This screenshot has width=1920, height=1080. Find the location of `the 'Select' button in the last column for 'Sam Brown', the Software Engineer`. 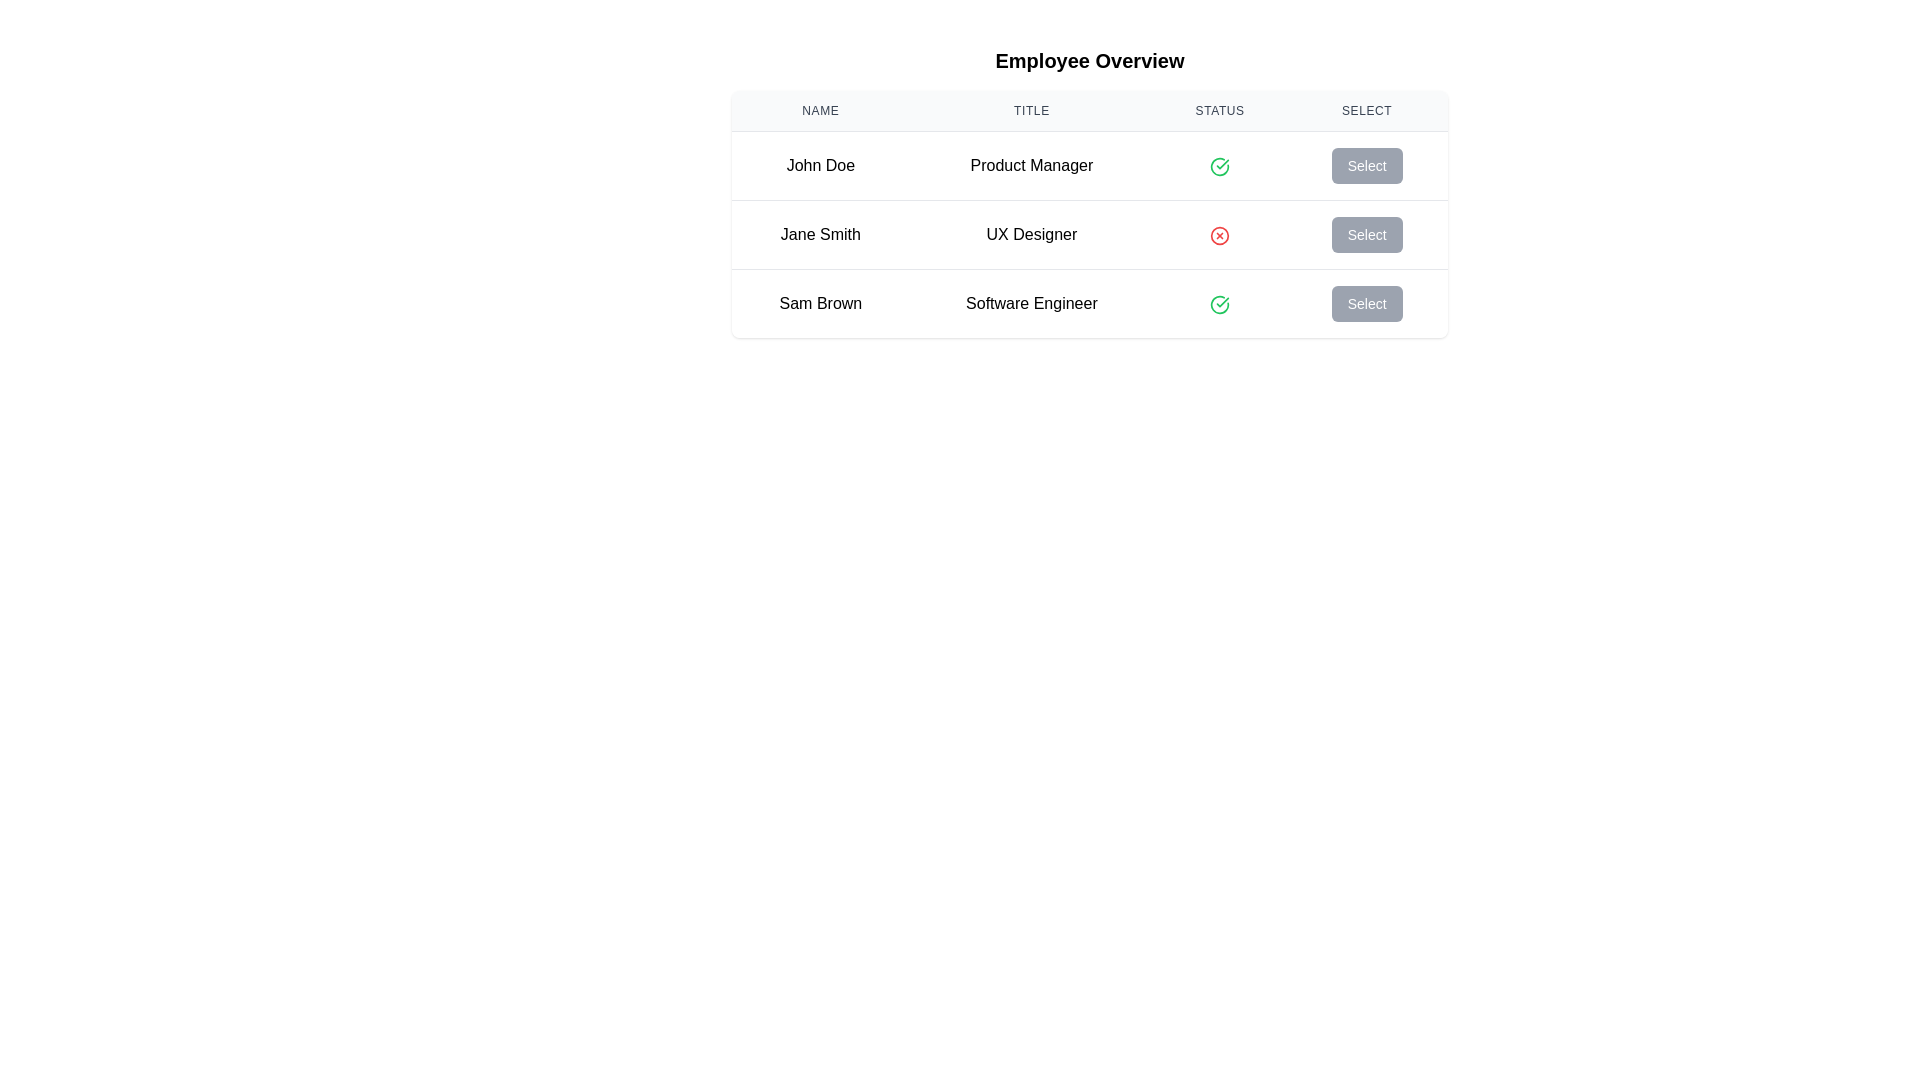

the 'Select' button in the last column for 'Sam Brown', the Software Engineer is located at coordinates (1366, 303).